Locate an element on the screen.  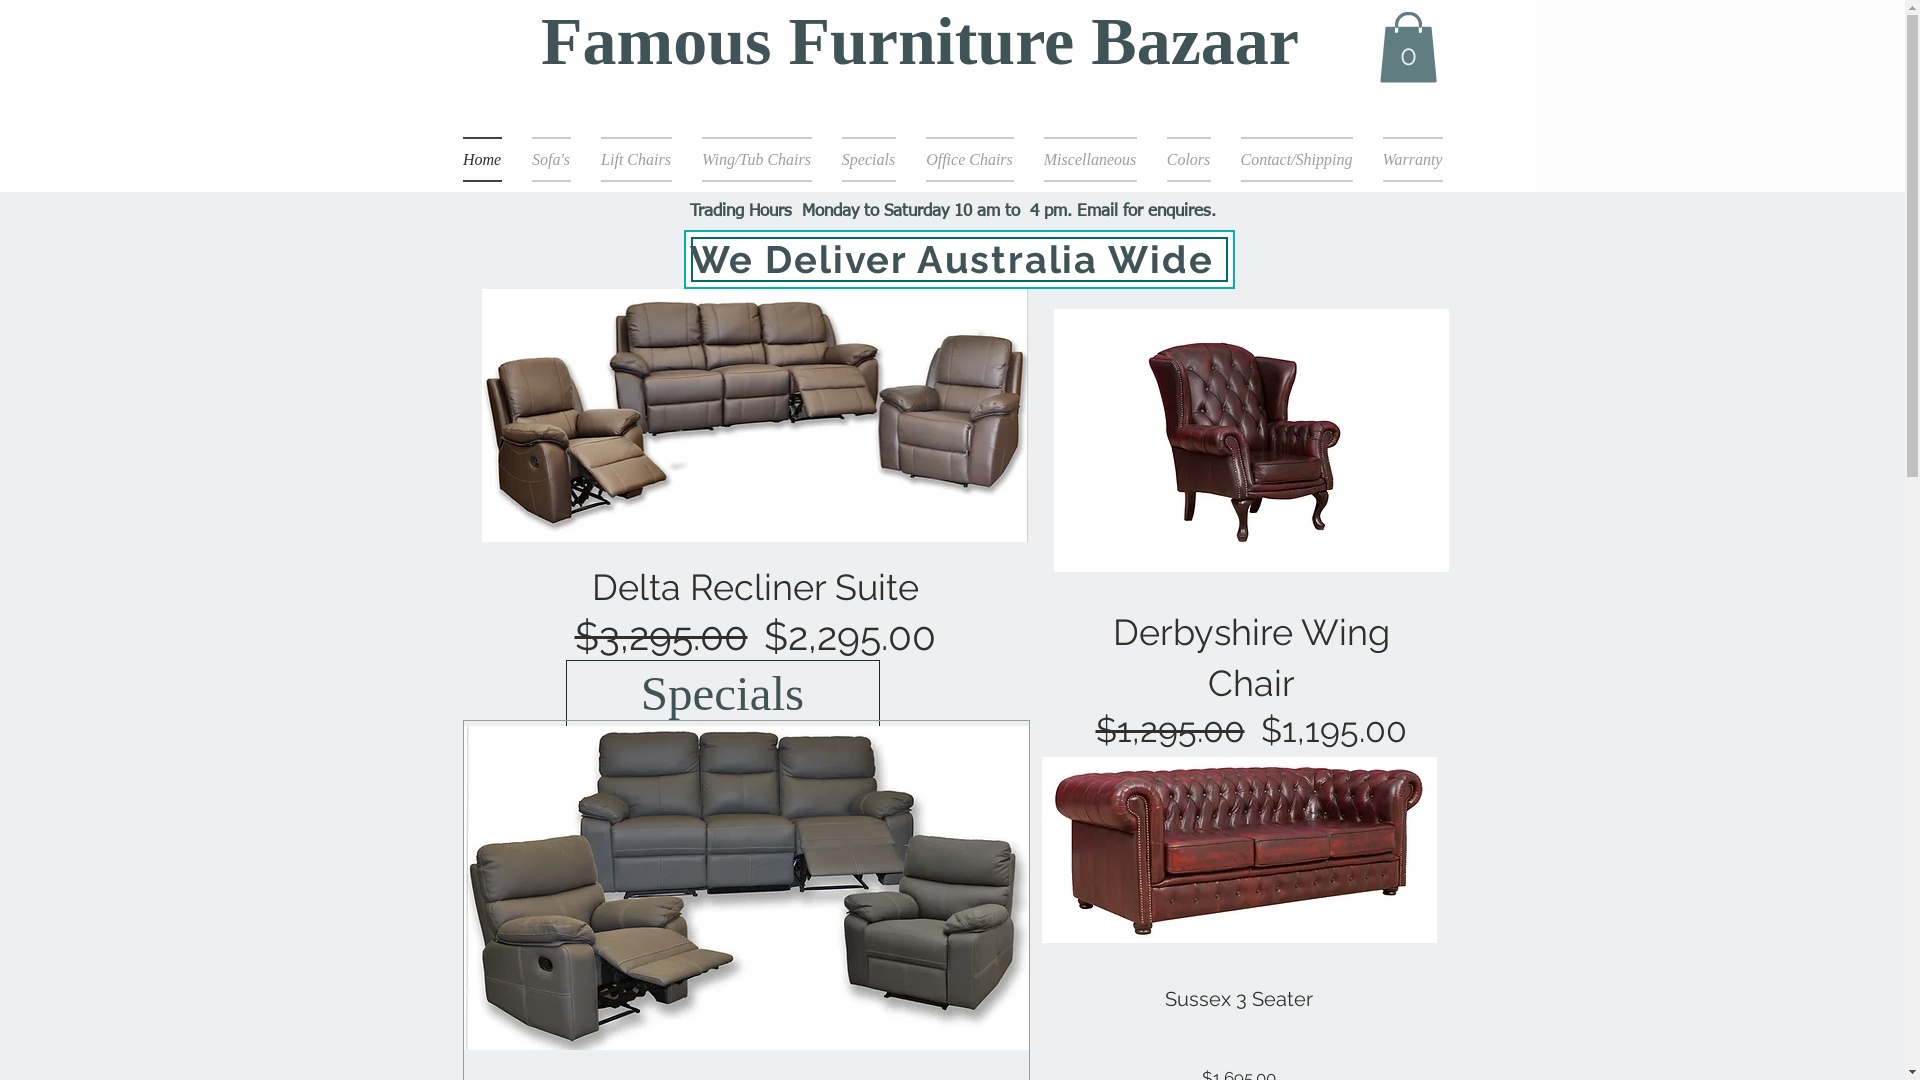
'Office Chairs' is located at coordinates (969, 158).